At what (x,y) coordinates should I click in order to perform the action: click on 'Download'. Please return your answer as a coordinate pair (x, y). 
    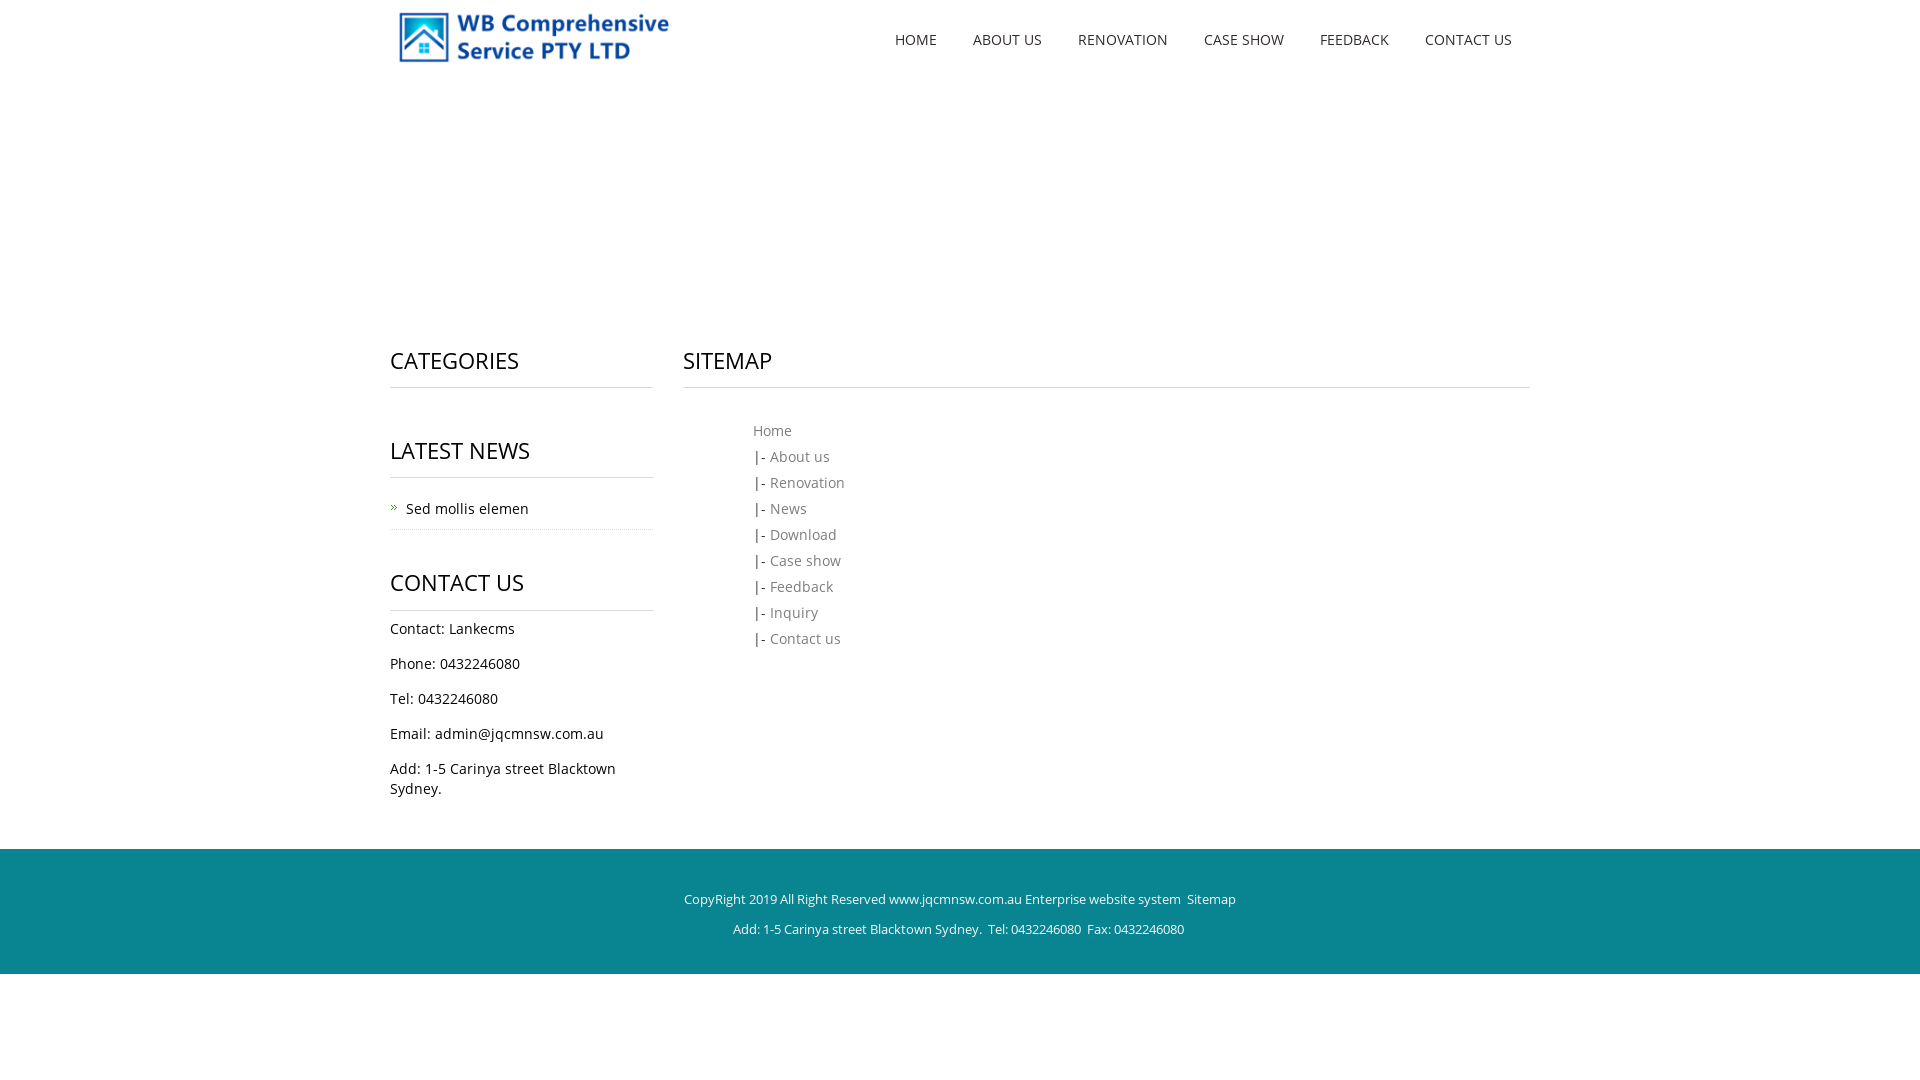
    Looking at the image, I should click on (803, 533).